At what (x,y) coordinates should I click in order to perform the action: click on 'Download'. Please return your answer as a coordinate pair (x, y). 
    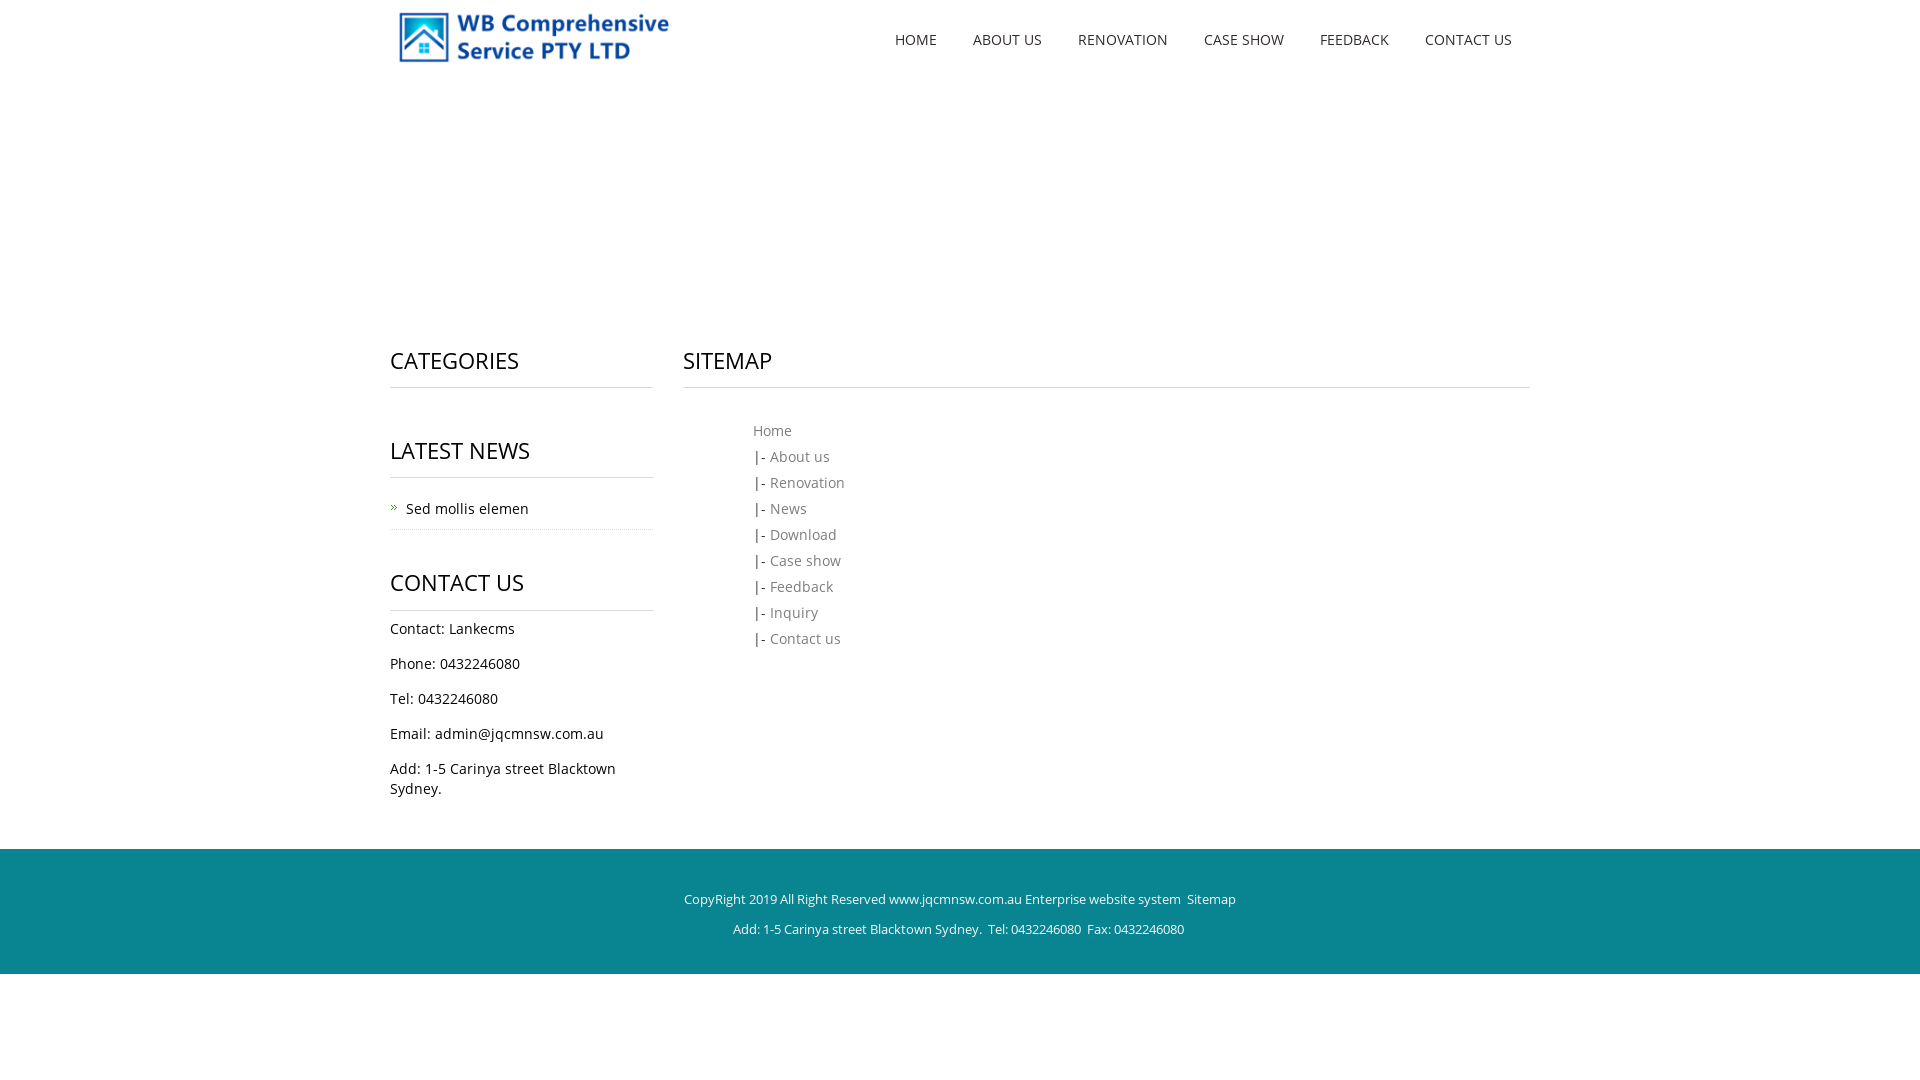
    Looking at the image, I should click on (803, 533).